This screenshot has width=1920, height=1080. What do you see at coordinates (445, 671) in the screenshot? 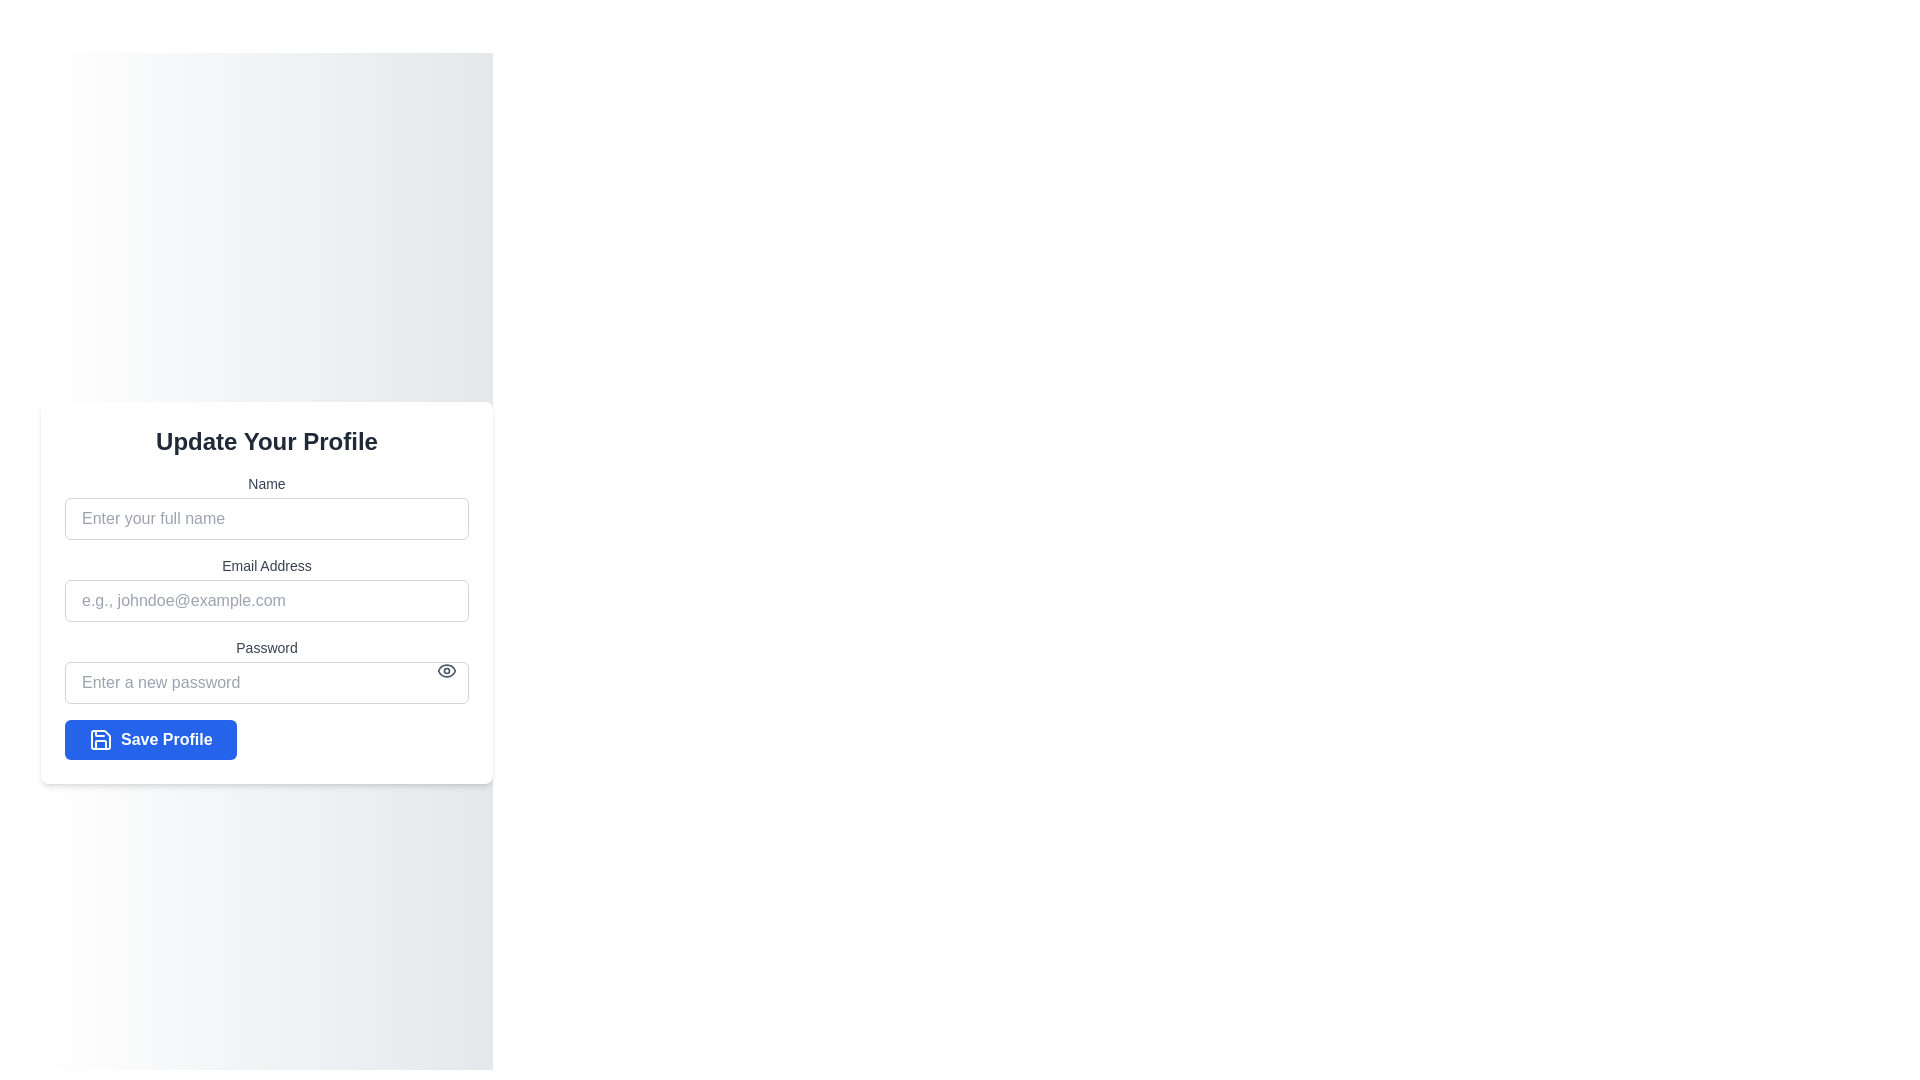
I see `the eye icon button located to the right of the 'Password' input field in the 'Update Your Profile' form` at bounding box center [445, 671].